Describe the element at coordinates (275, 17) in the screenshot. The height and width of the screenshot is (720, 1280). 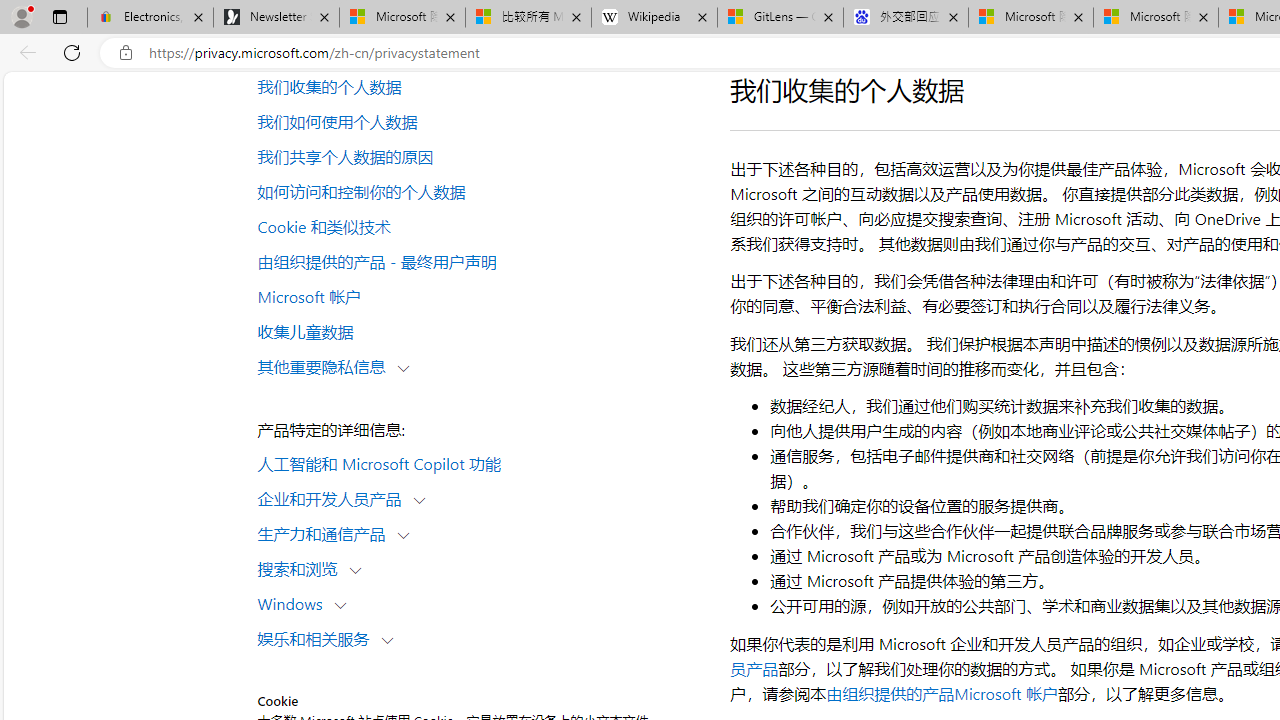
I see `'Newsletter Sign Up'` at that location.